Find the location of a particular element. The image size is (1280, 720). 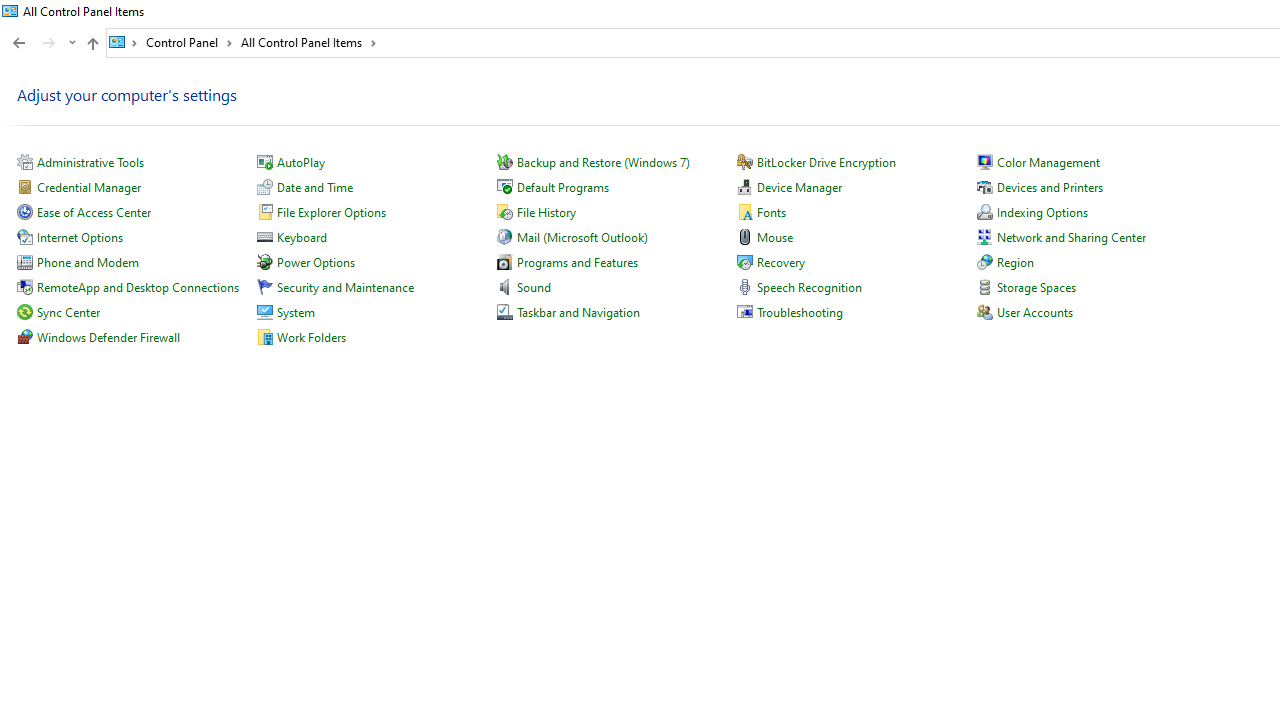

'Administrative Tools' is located at coordinates (89, 161).